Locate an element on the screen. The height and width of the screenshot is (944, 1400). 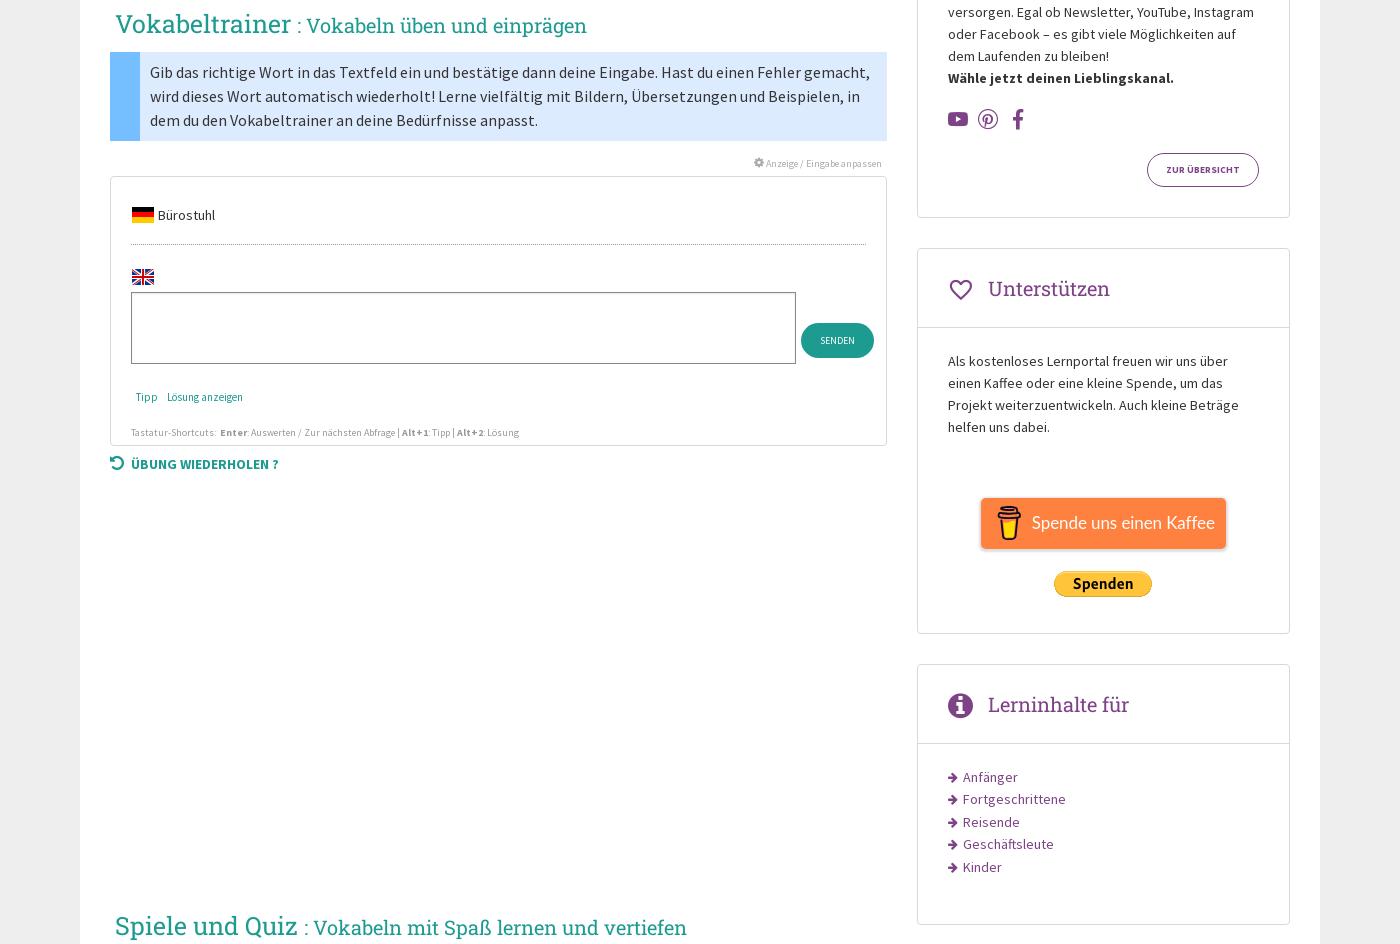
'Bürostuhl' is located at coordinates (184, 214).